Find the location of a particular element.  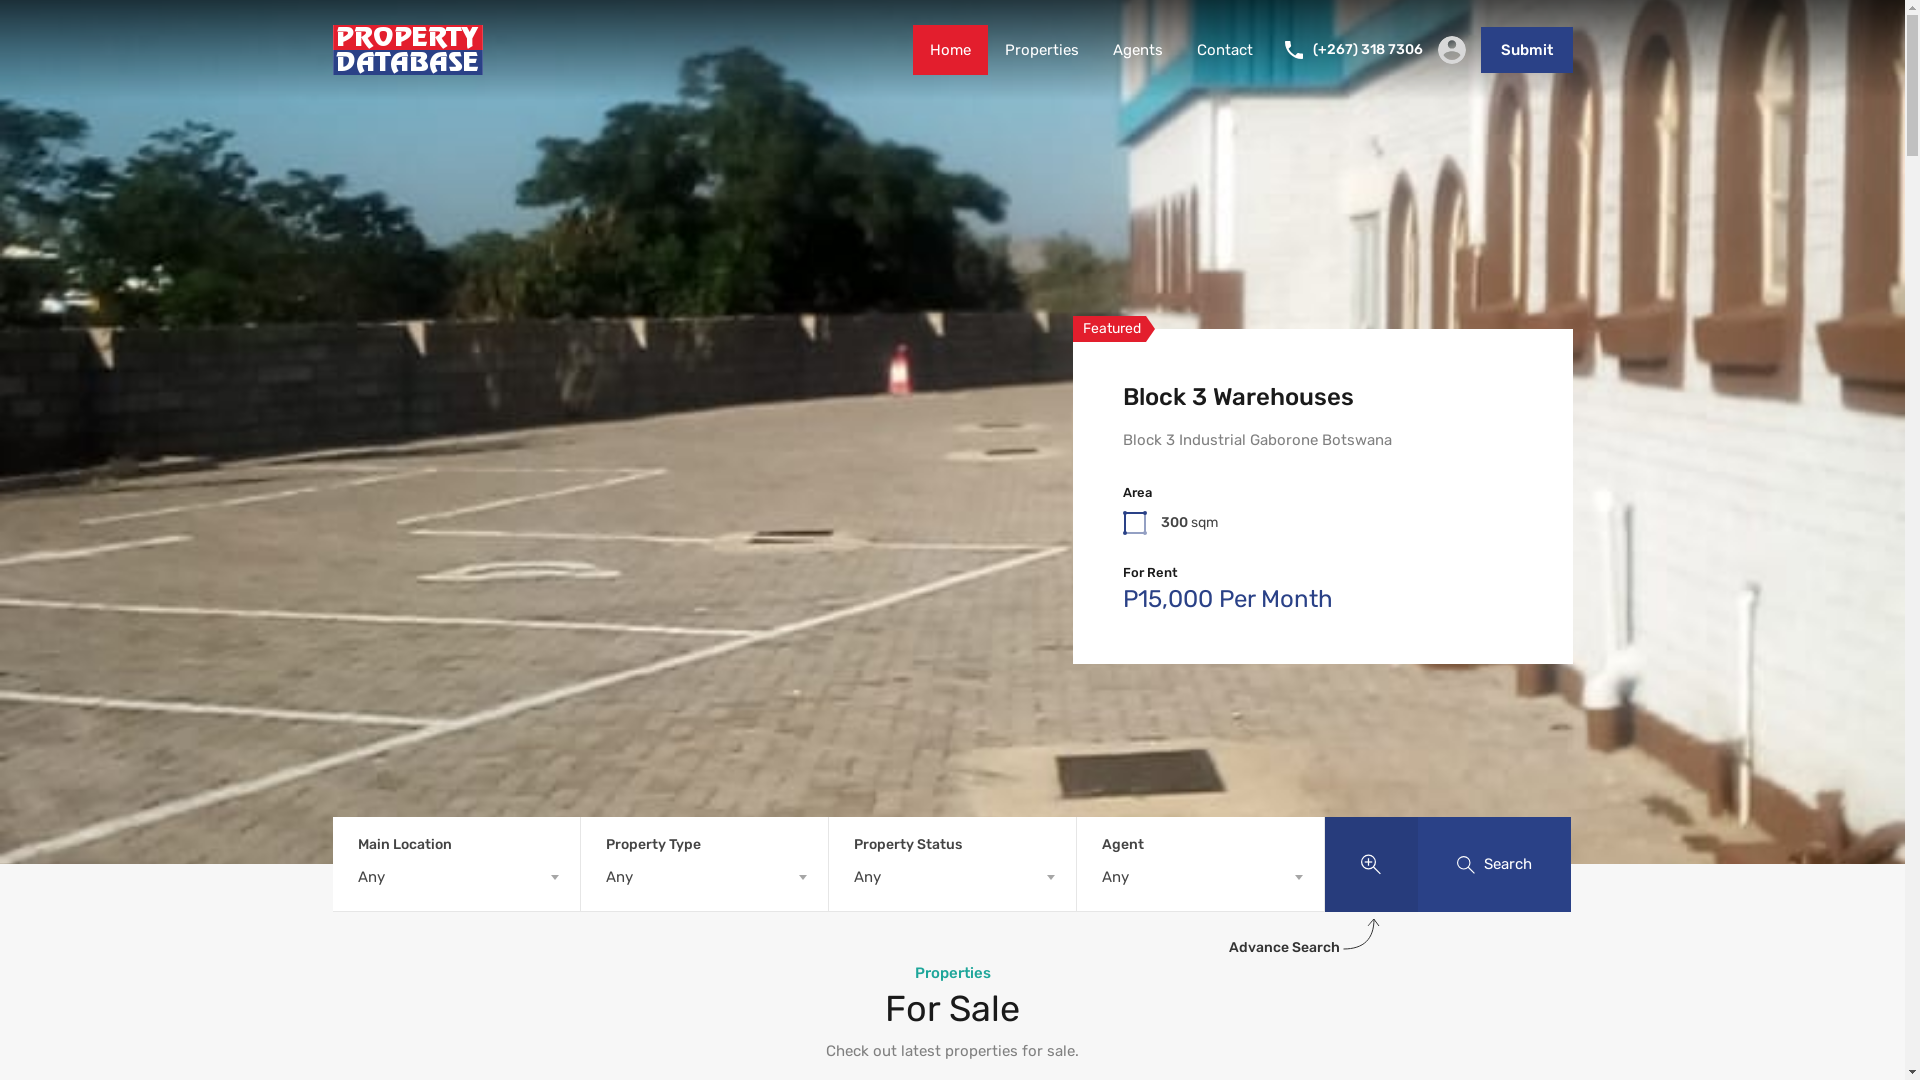

'Block 3 Warehouses' is located at coordinates (1236, 397).